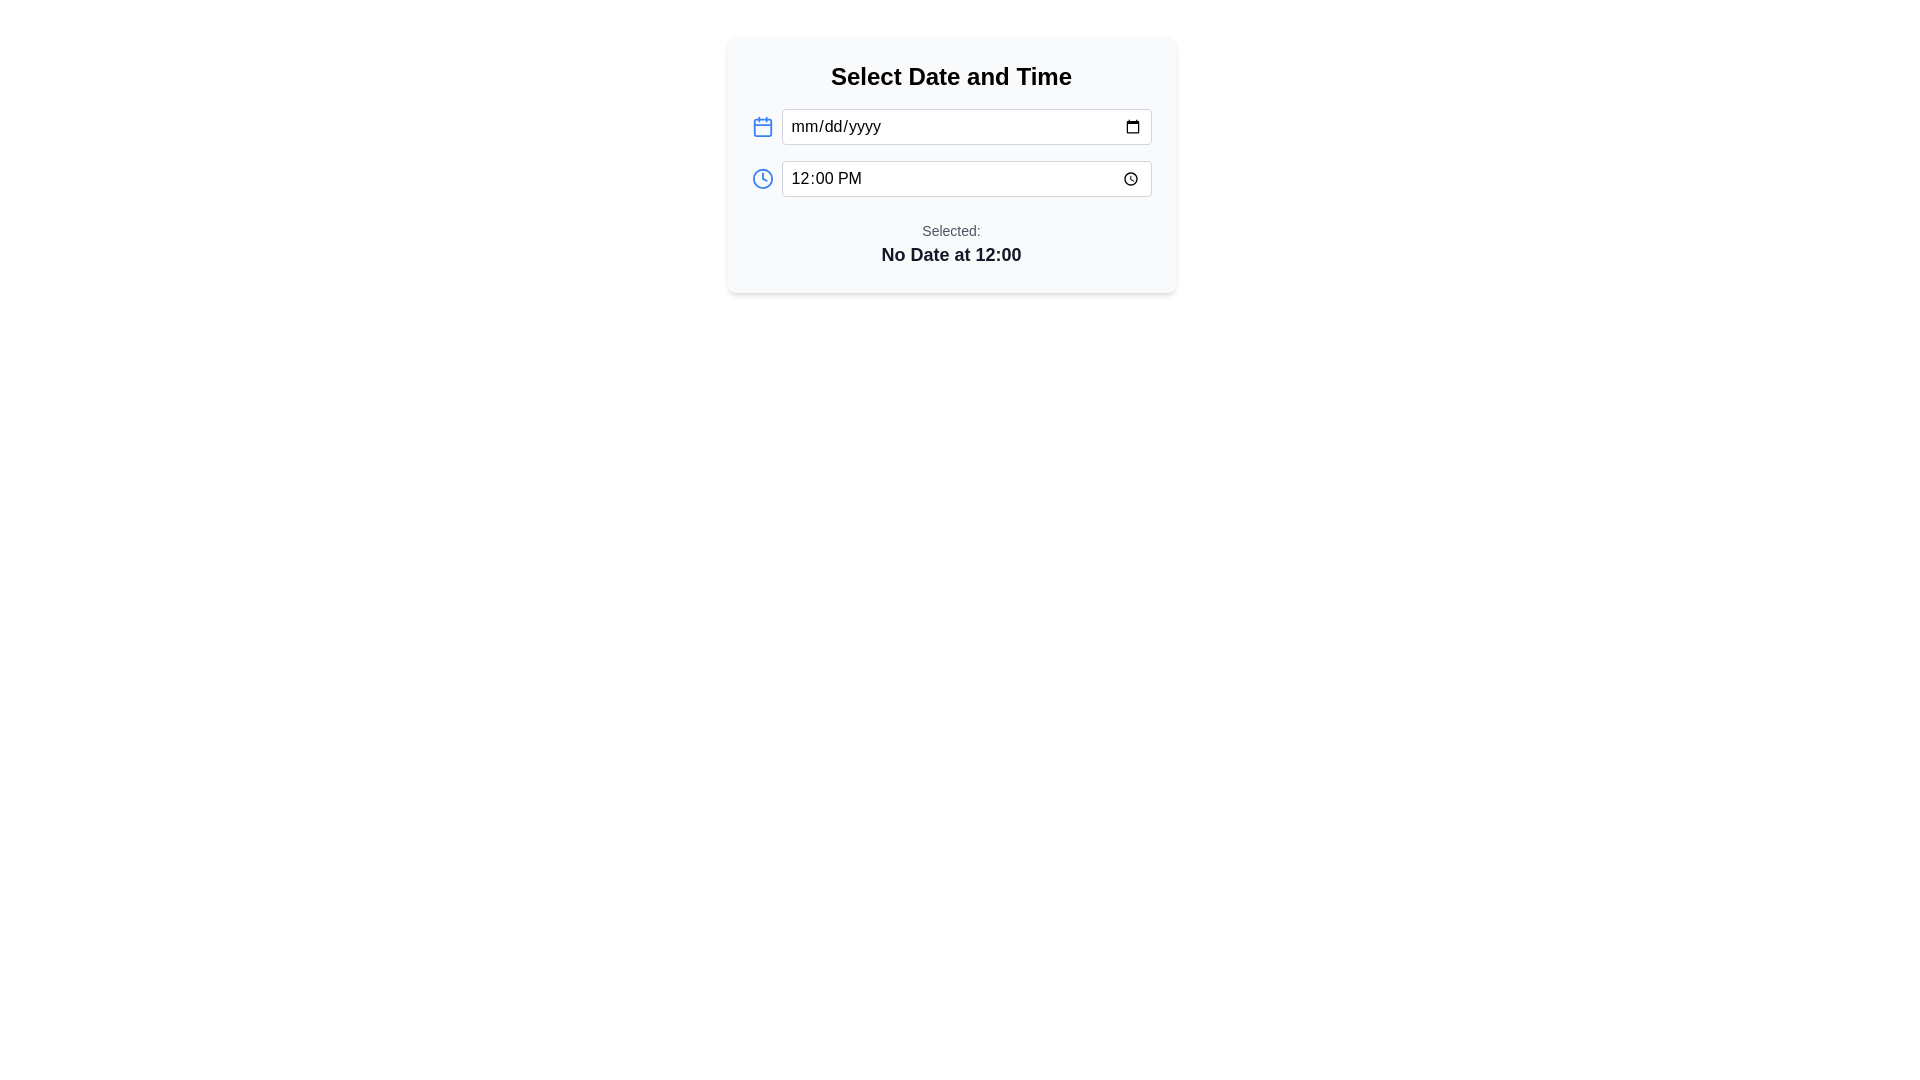 The image size is (1920, 1080). Describe the element at coordinates (950, 76) in the screenshot. I see `the text label that reads 'Select Date and Time', which is displayed in a bold, large font at the top center of the user interface` at that location.